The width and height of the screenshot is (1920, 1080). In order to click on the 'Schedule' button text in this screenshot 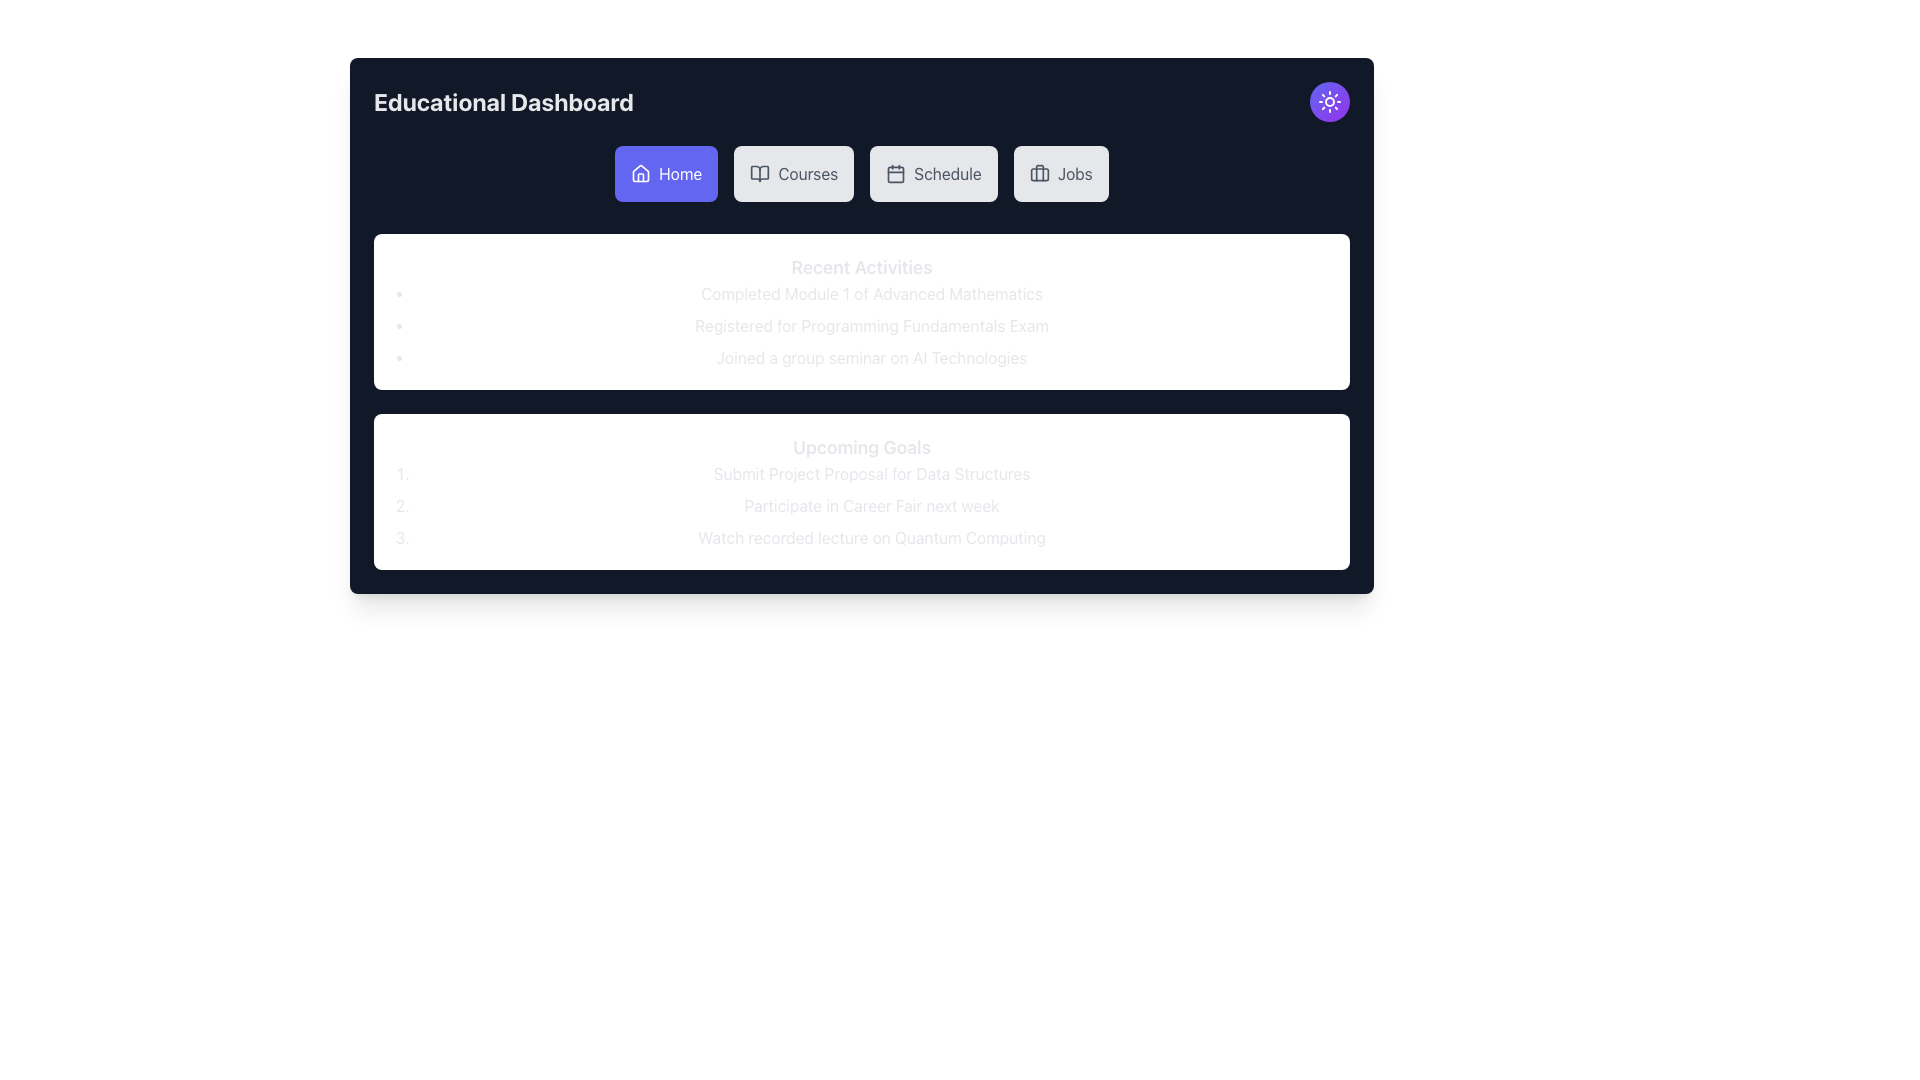, I will do `click(947, 172)`.